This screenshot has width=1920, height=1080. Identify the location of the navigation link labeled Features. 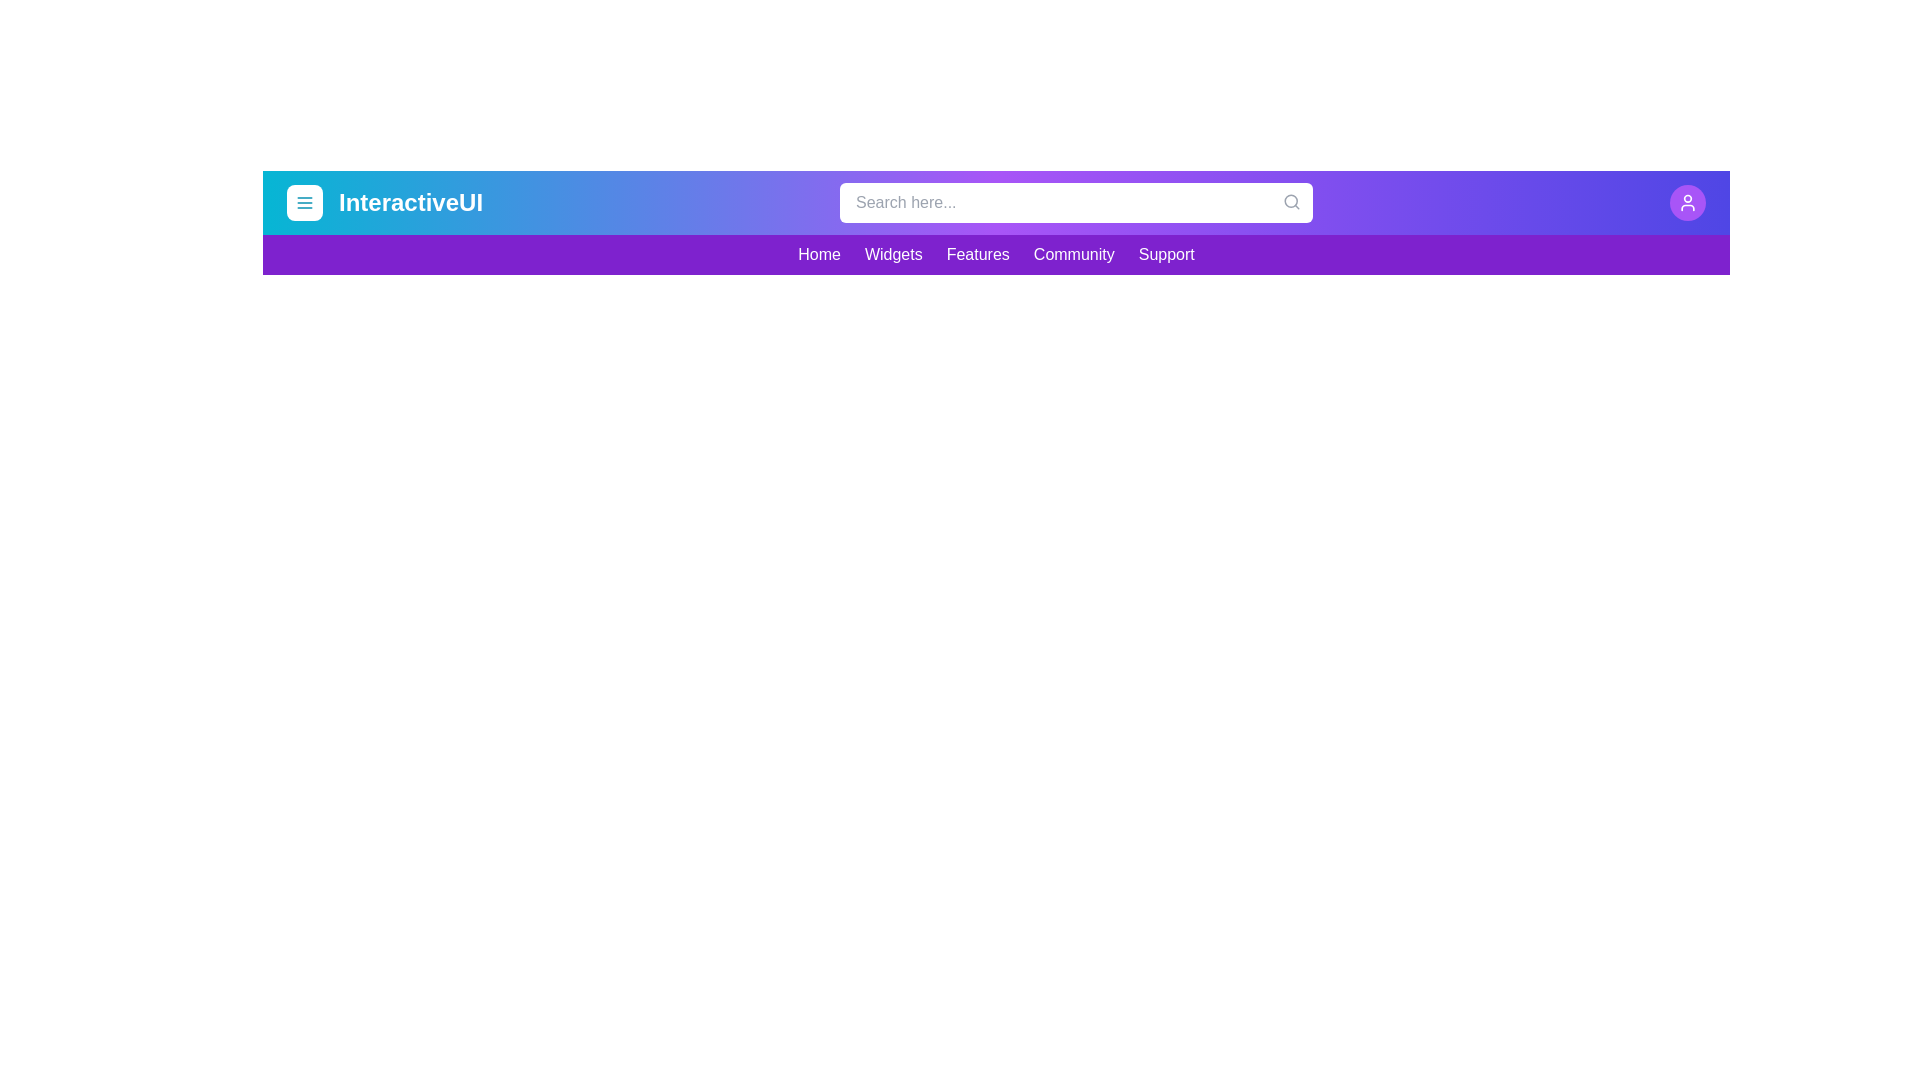
(978, 253).